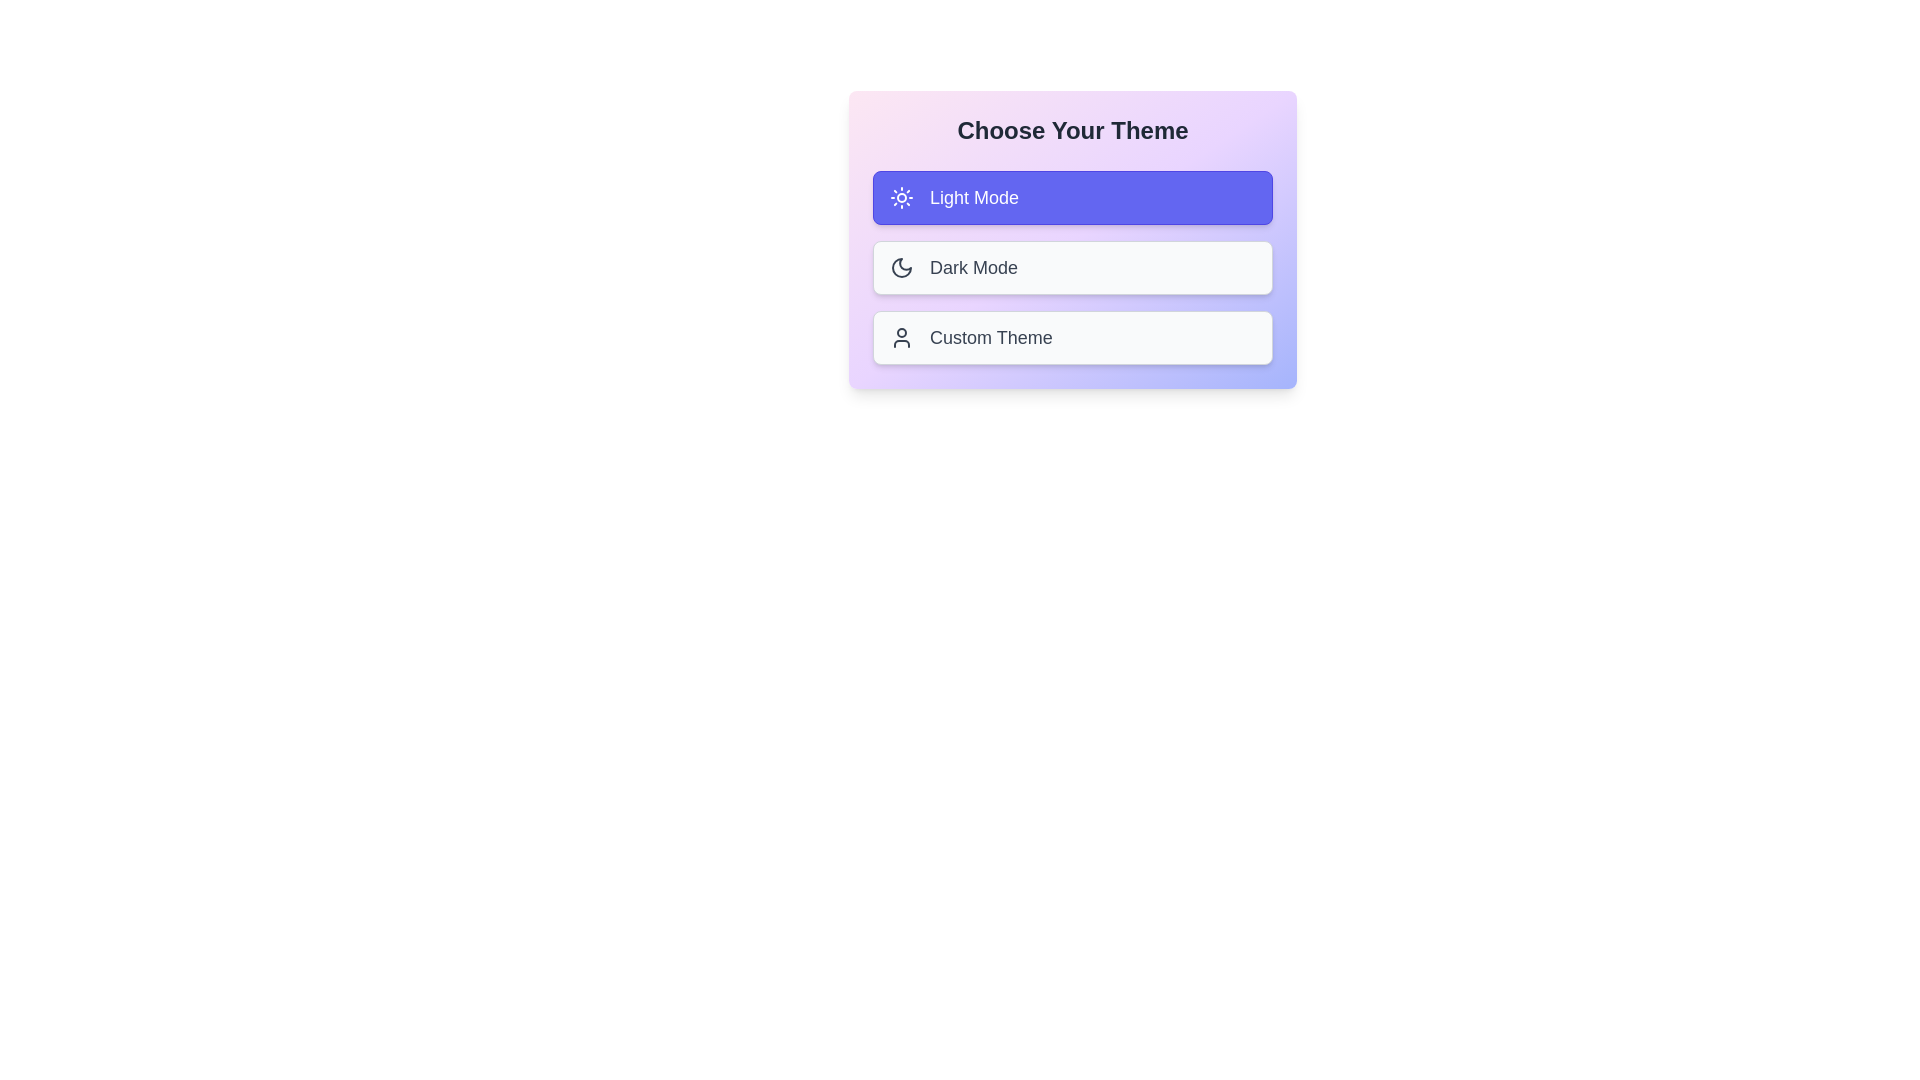  Describe the element at coordinates (1072, 197) in the screenshot. I see `the theme Light Mode by clicking on its corresponding card` at that location.